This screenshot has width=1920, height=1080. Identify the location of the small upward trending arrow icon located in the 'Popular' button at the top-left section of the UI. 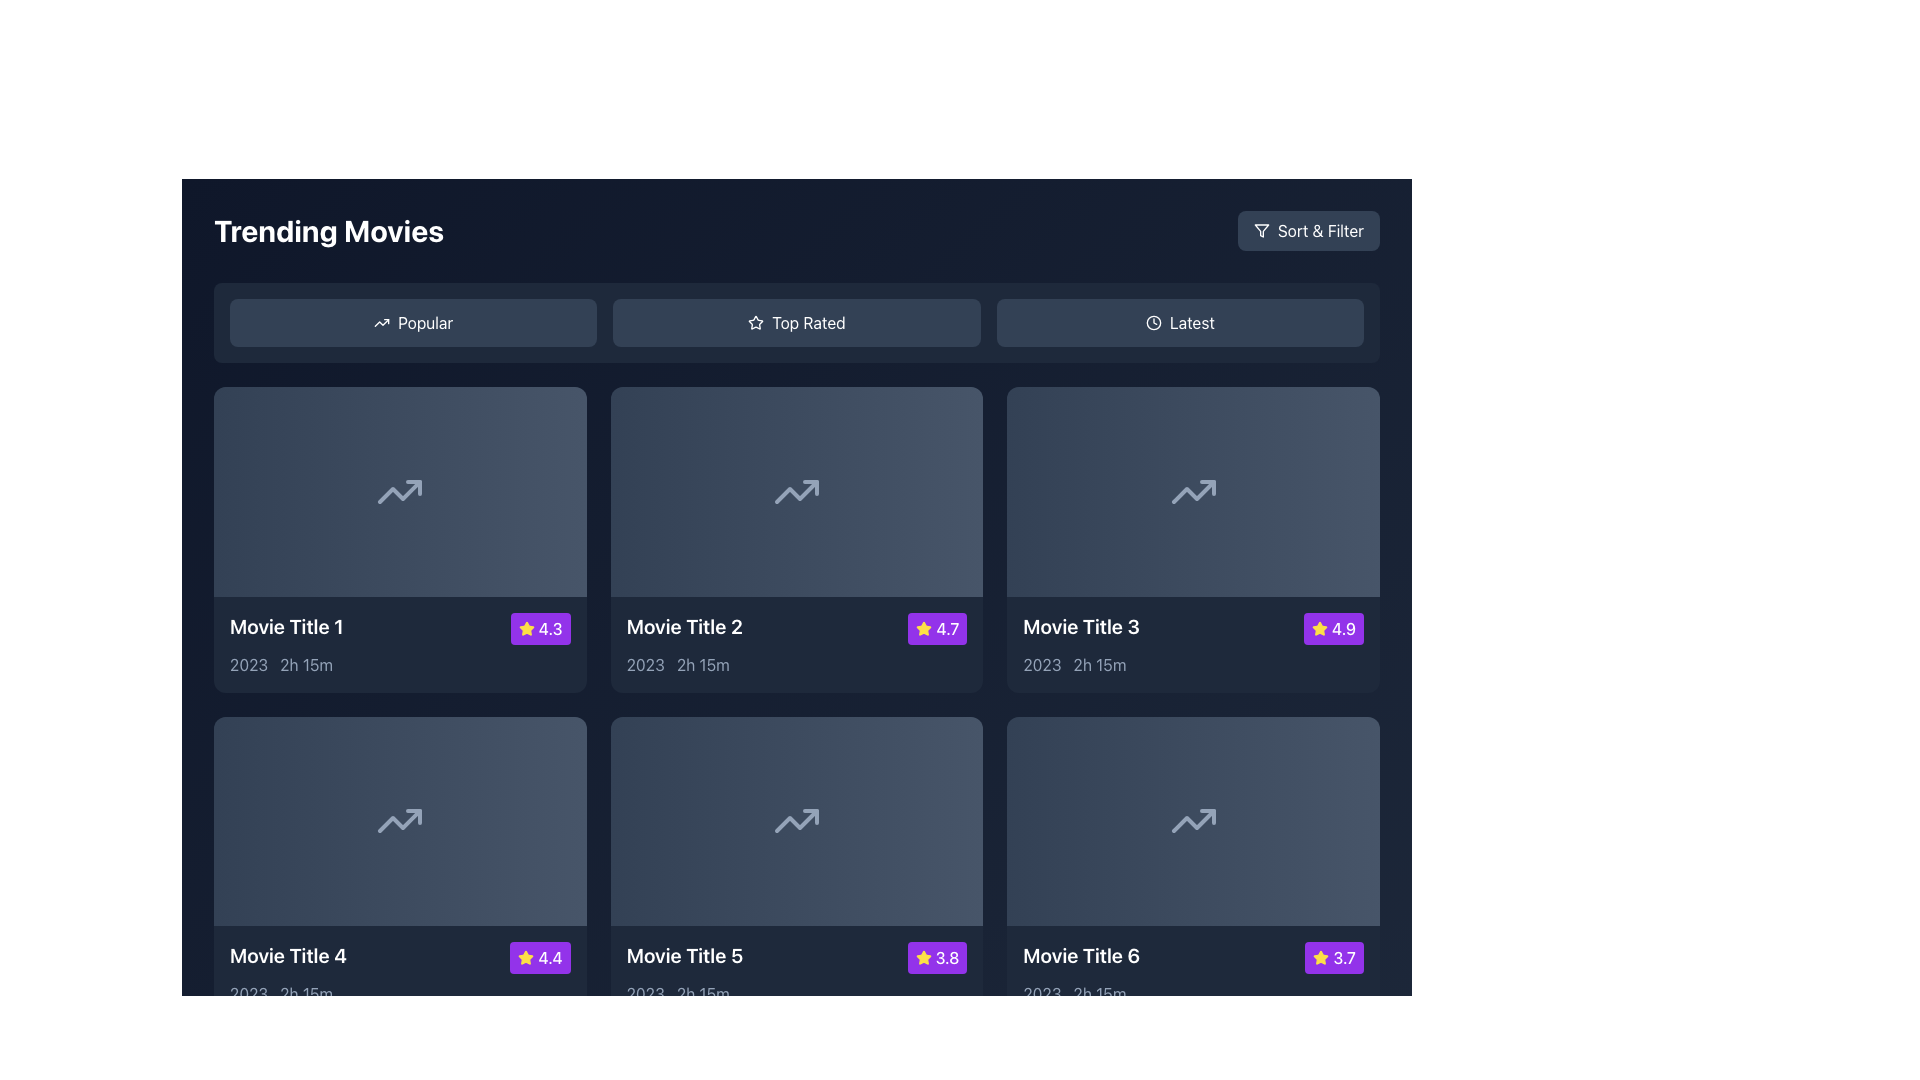
(382, 322).